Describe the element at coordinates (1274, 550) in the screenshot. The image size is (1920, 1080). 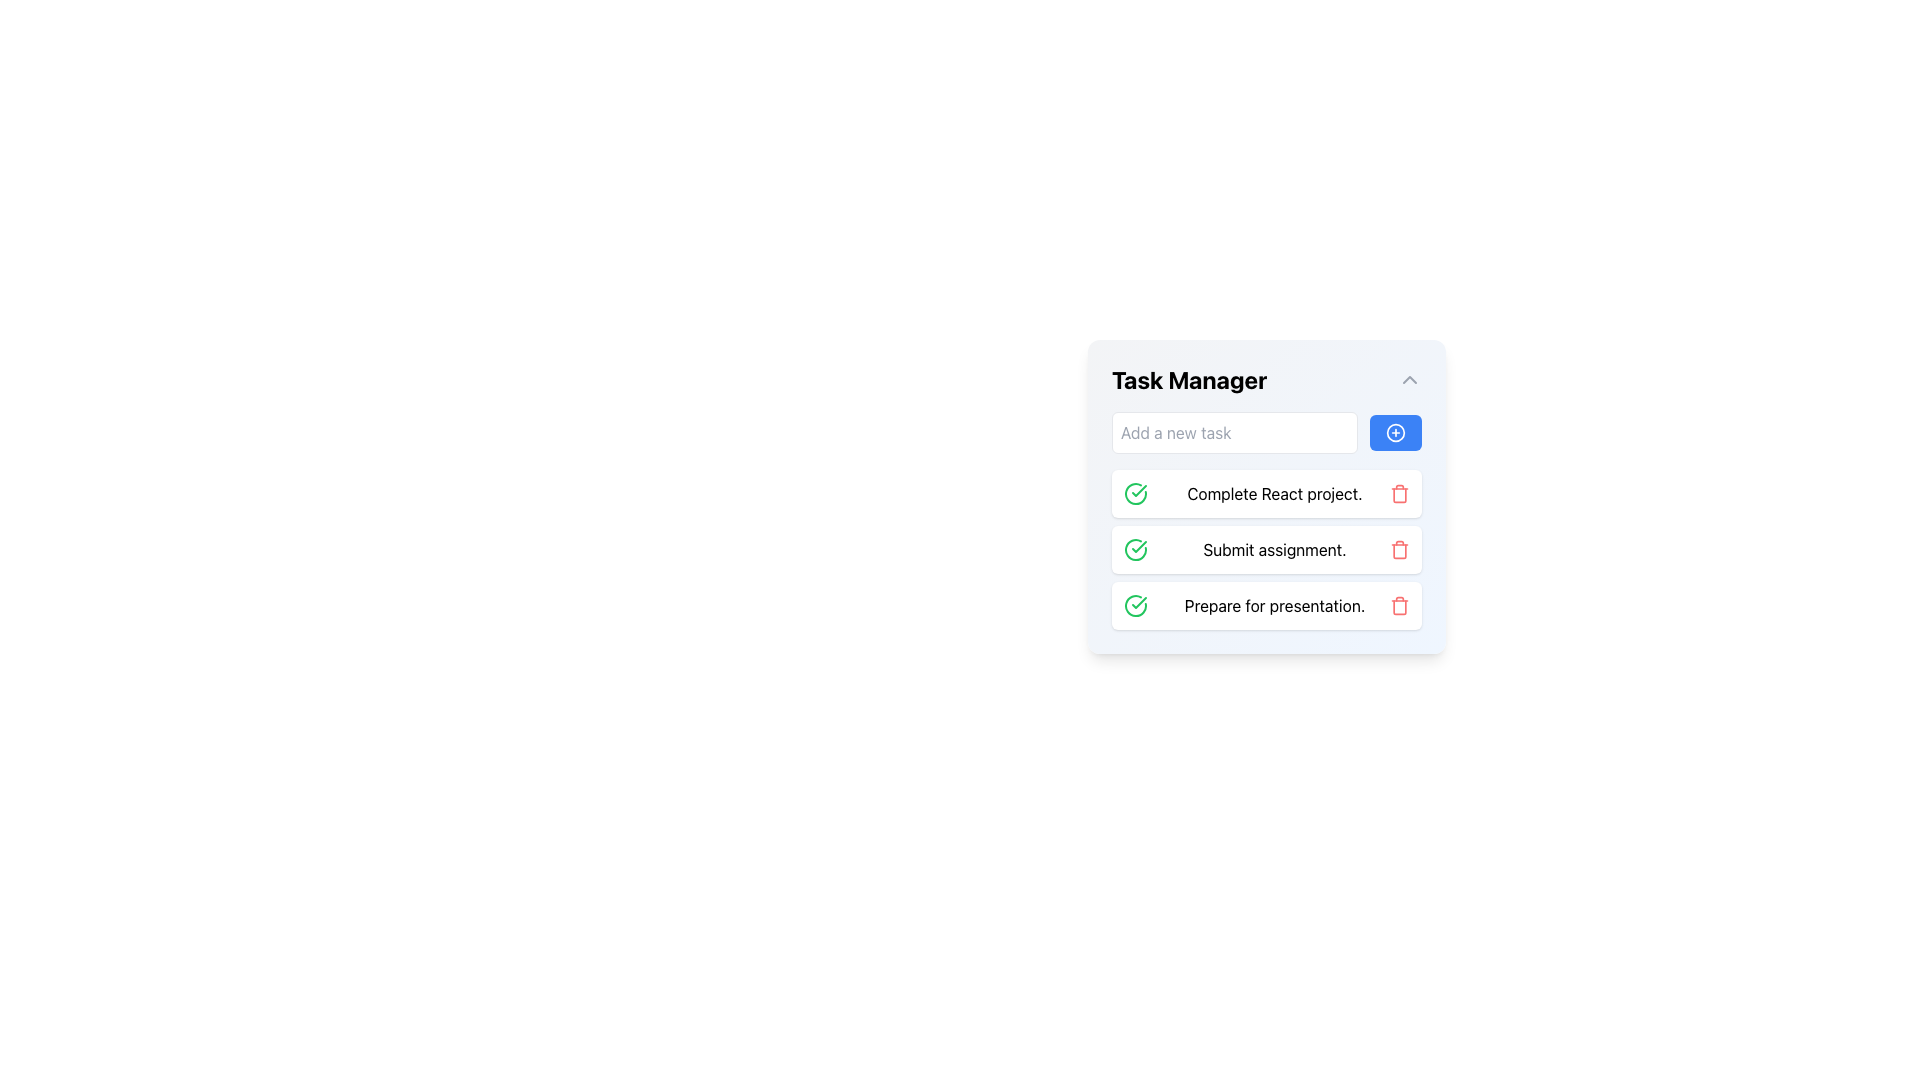
I see `text from the Text Label displaying 'Submit assignment.' which is the primary content of the second task in the task list under 'Task Manager'` at that location.